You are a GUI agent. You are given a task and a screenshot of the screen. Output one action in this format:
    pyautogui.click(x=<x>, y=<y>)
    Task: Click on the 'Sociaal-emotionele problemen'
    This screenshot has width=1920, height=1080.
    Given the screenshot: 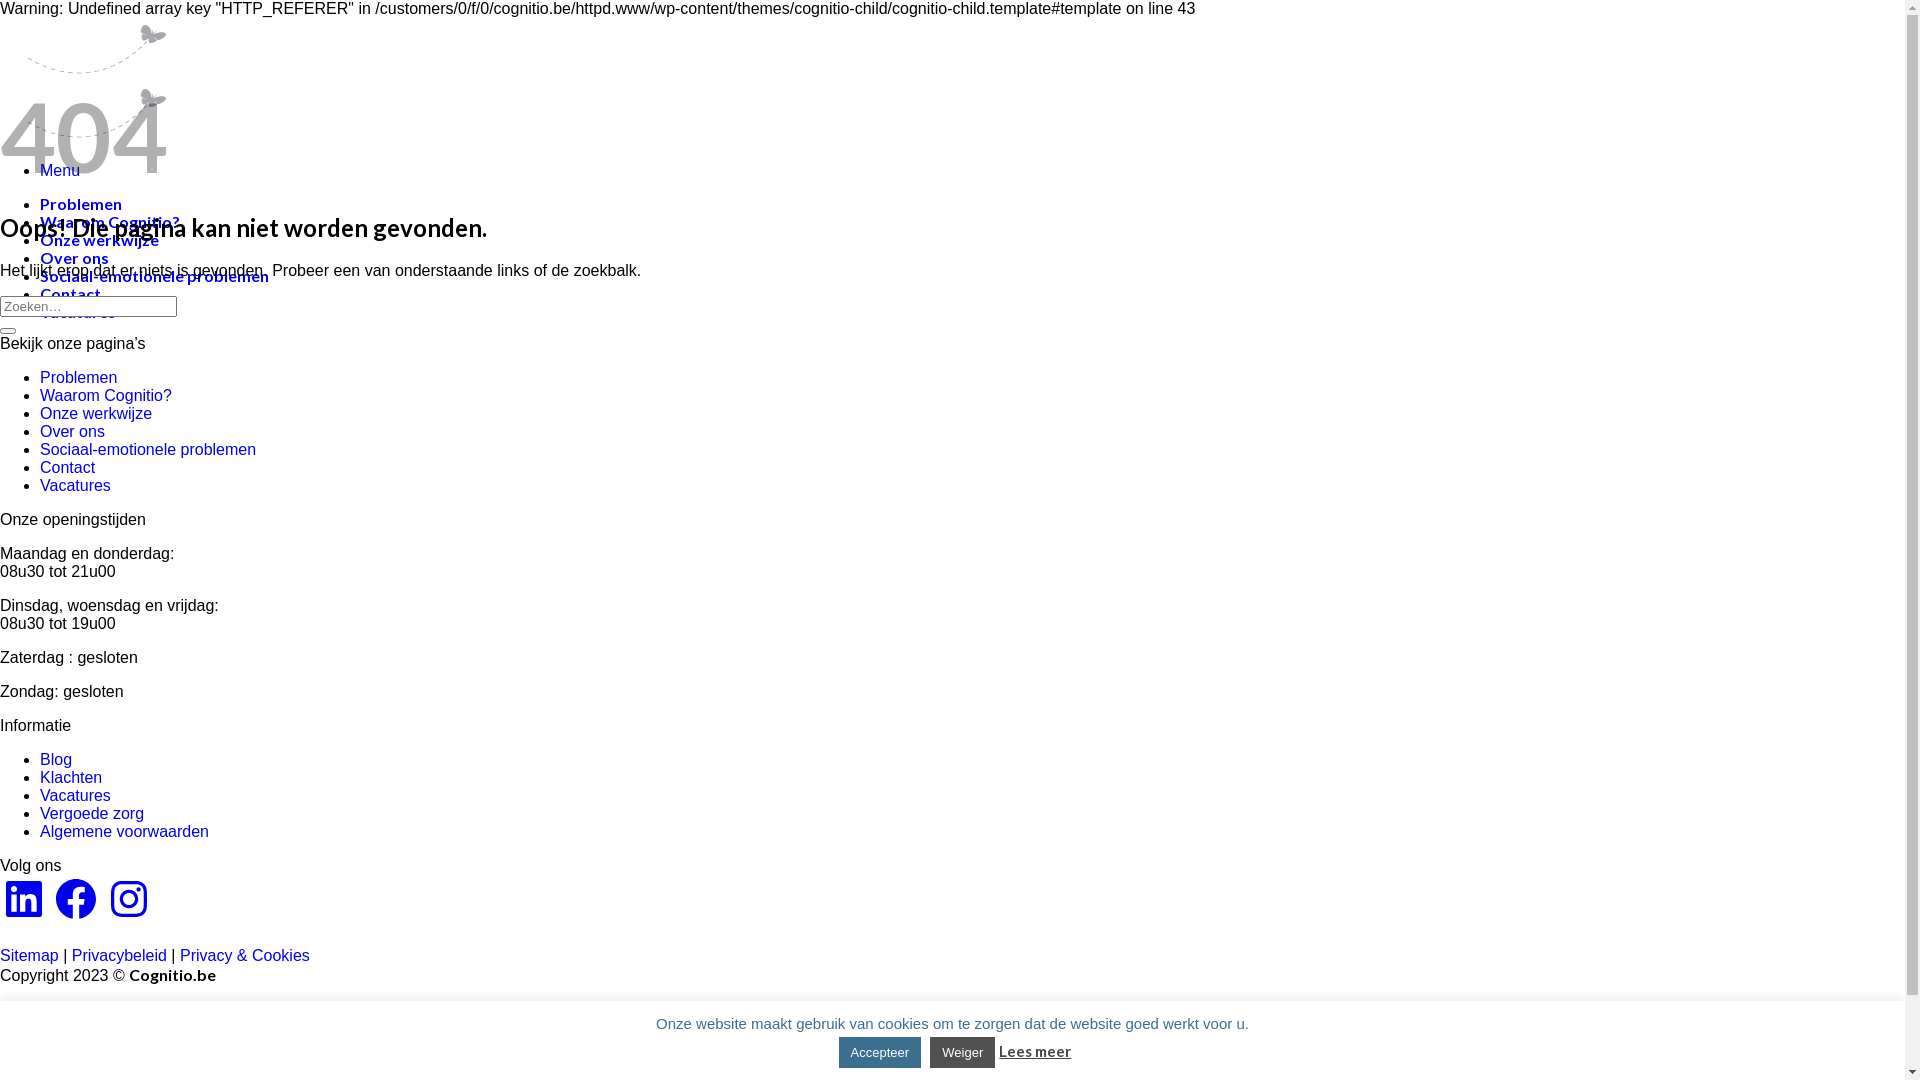 What is the action you would take?
    pyautogui.click(x=147, y=448)
    